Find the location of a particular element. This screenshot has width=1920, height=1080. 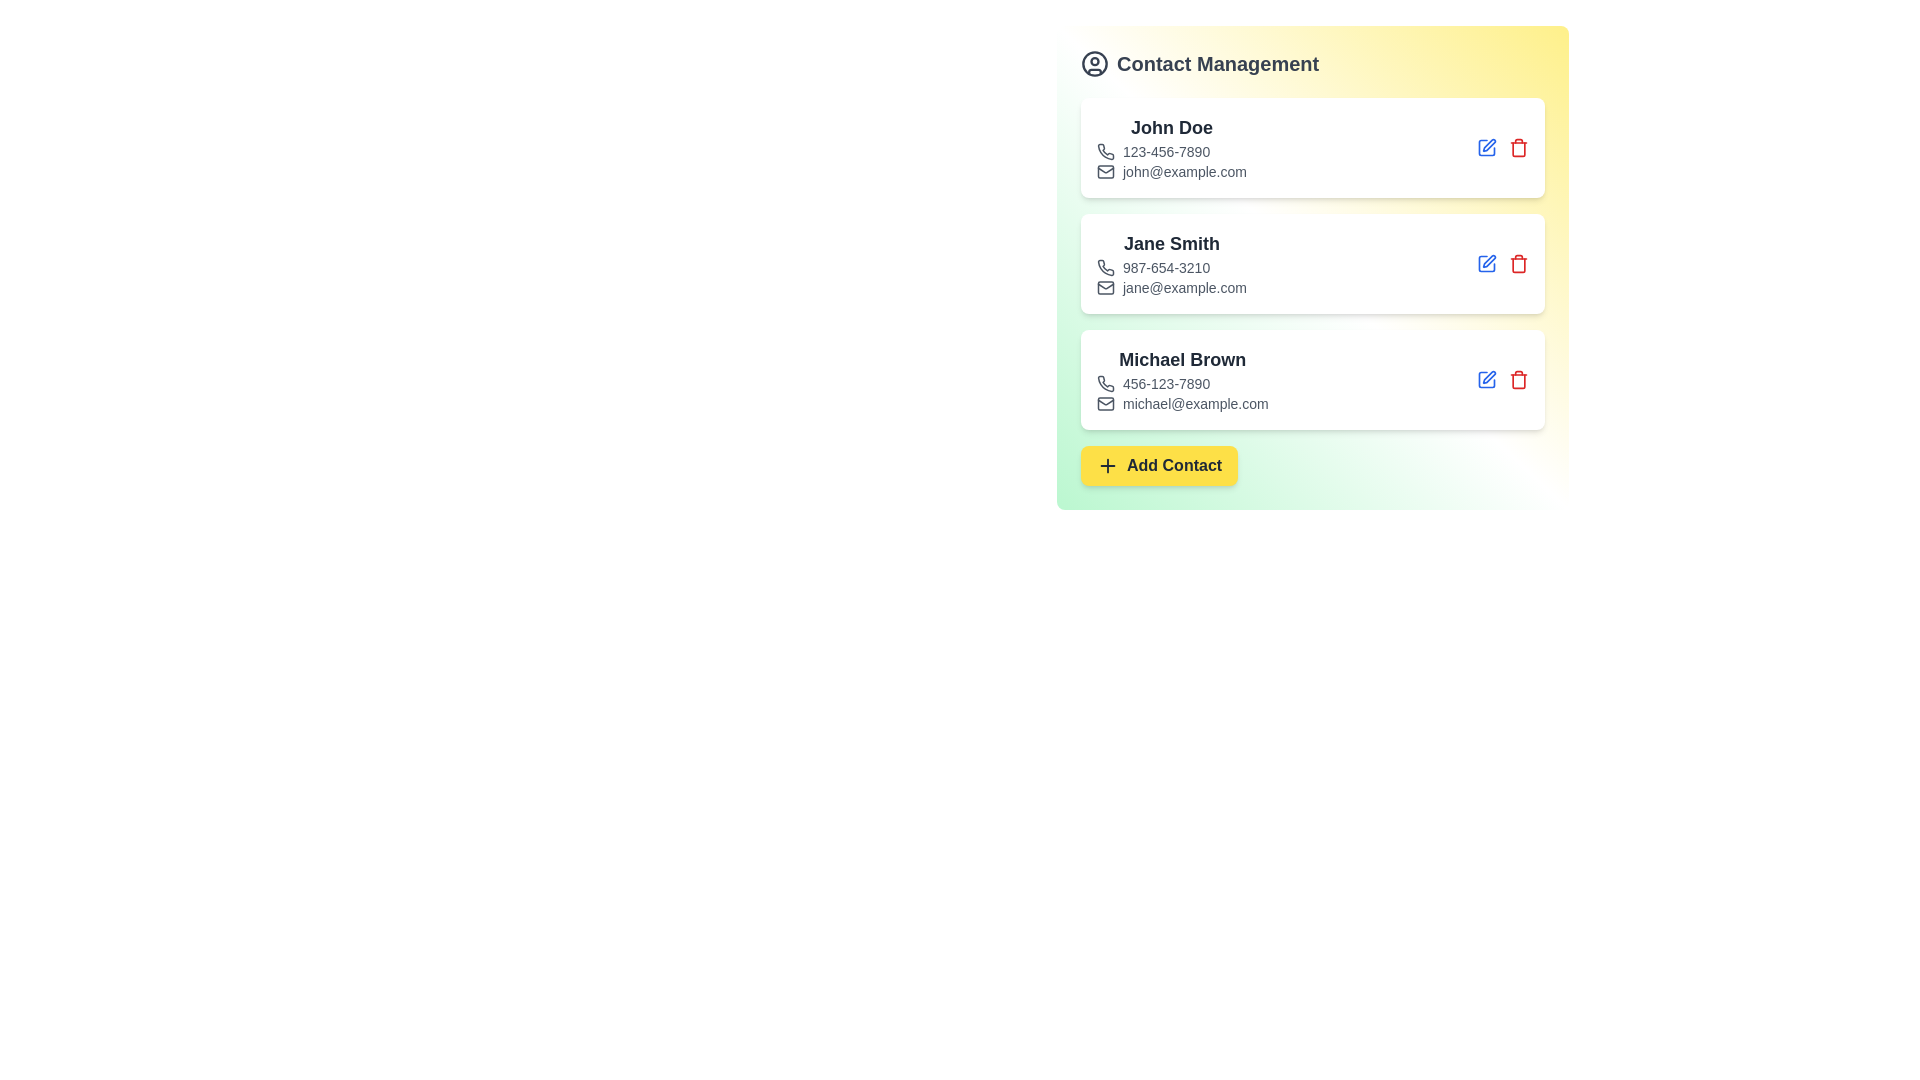

the edit button for the contact with name John Doe is located at coordinates (1487, 146).